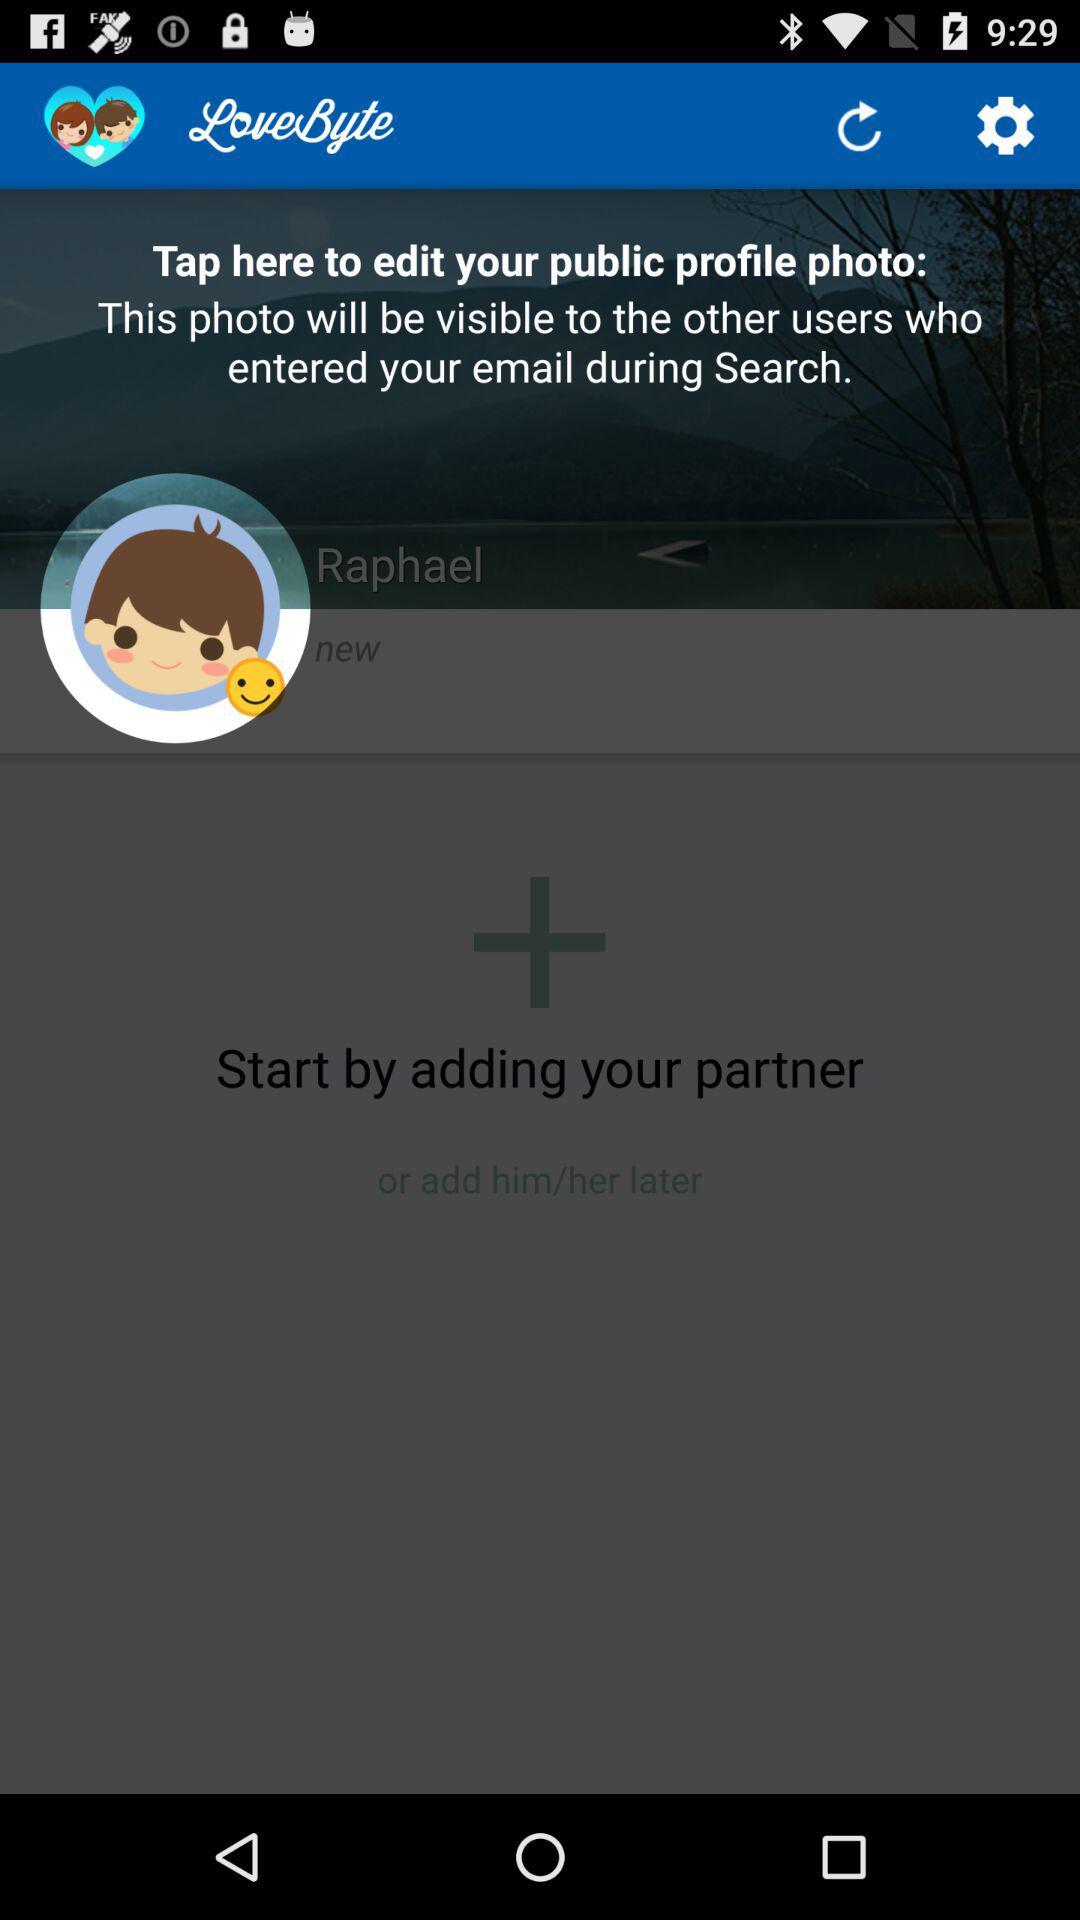 This screenshot has height=1920, width=1080. What do you see at coordinates (1006, 124) in the screenshot?
I see `settings` at bounding box center [1006, 124].